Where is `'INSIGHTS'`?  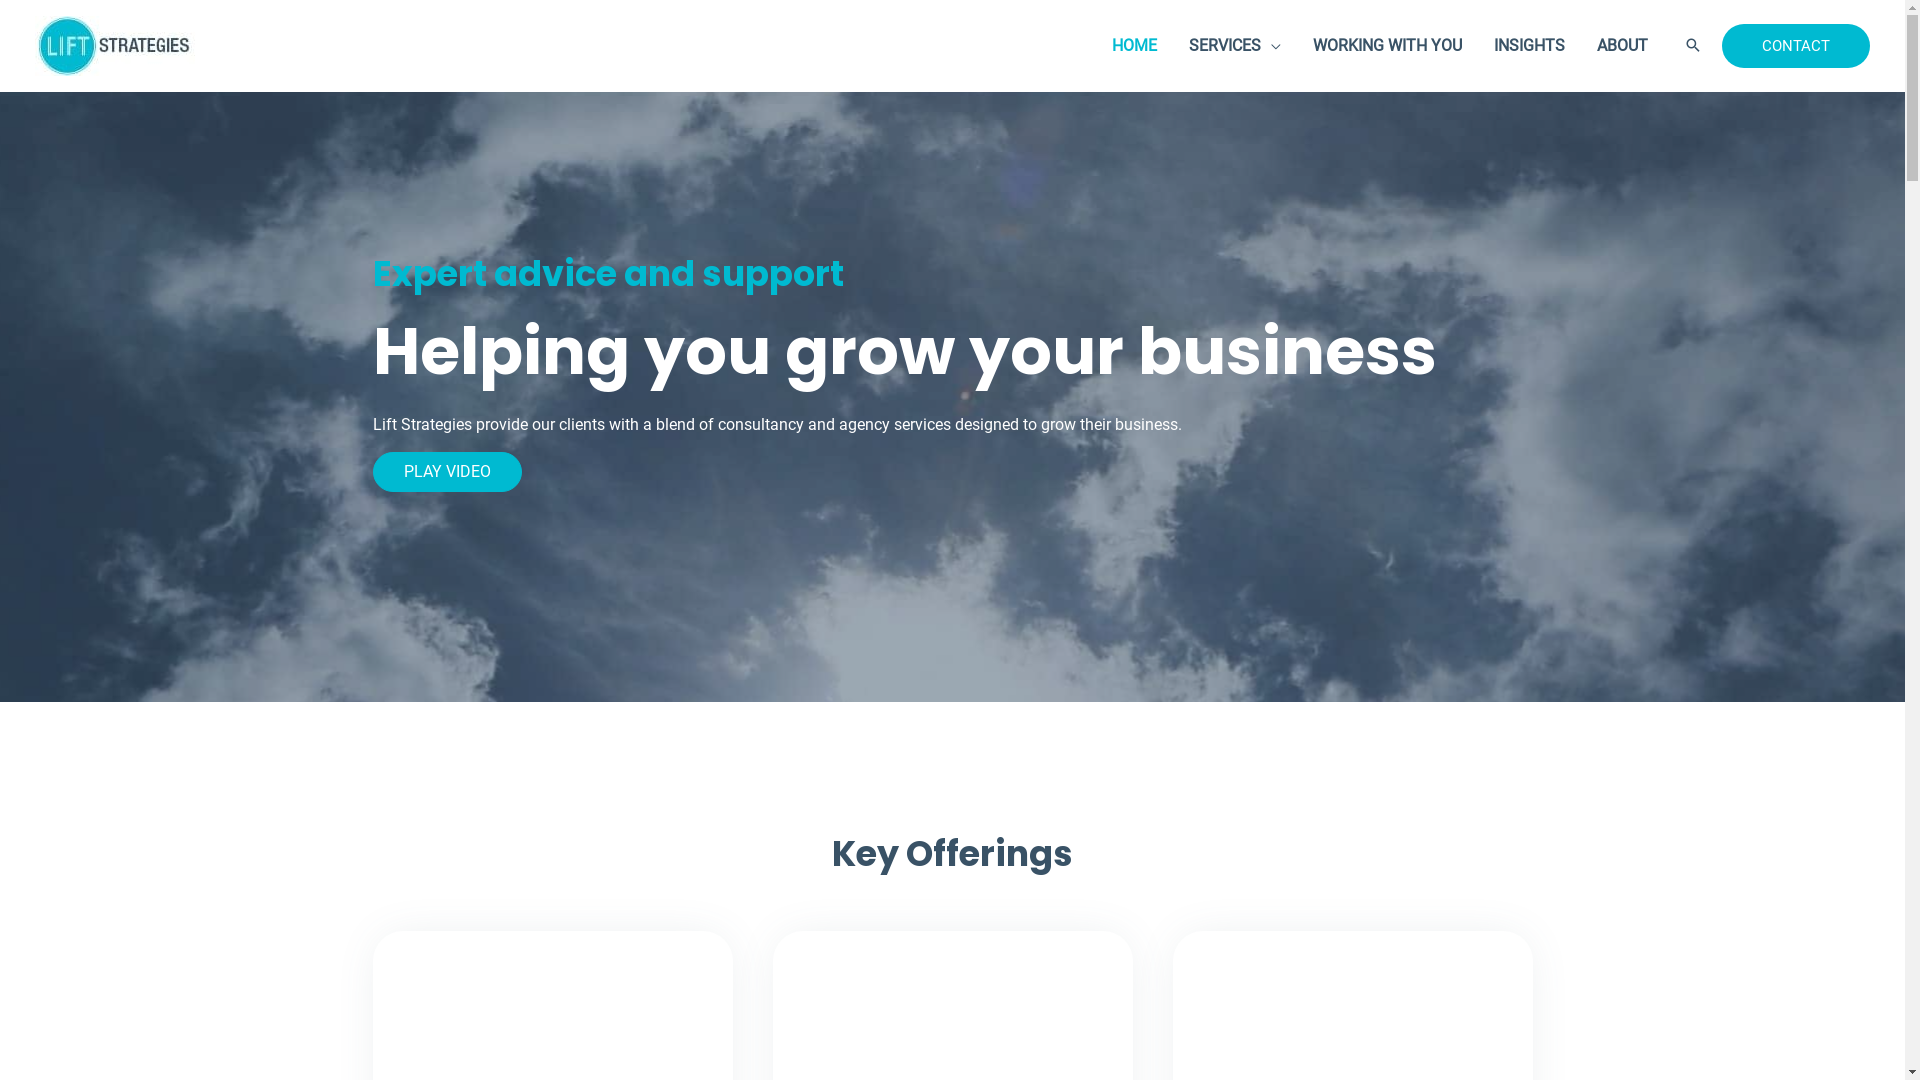
'INSIGHTS' is located at coordinates (1528, 45).